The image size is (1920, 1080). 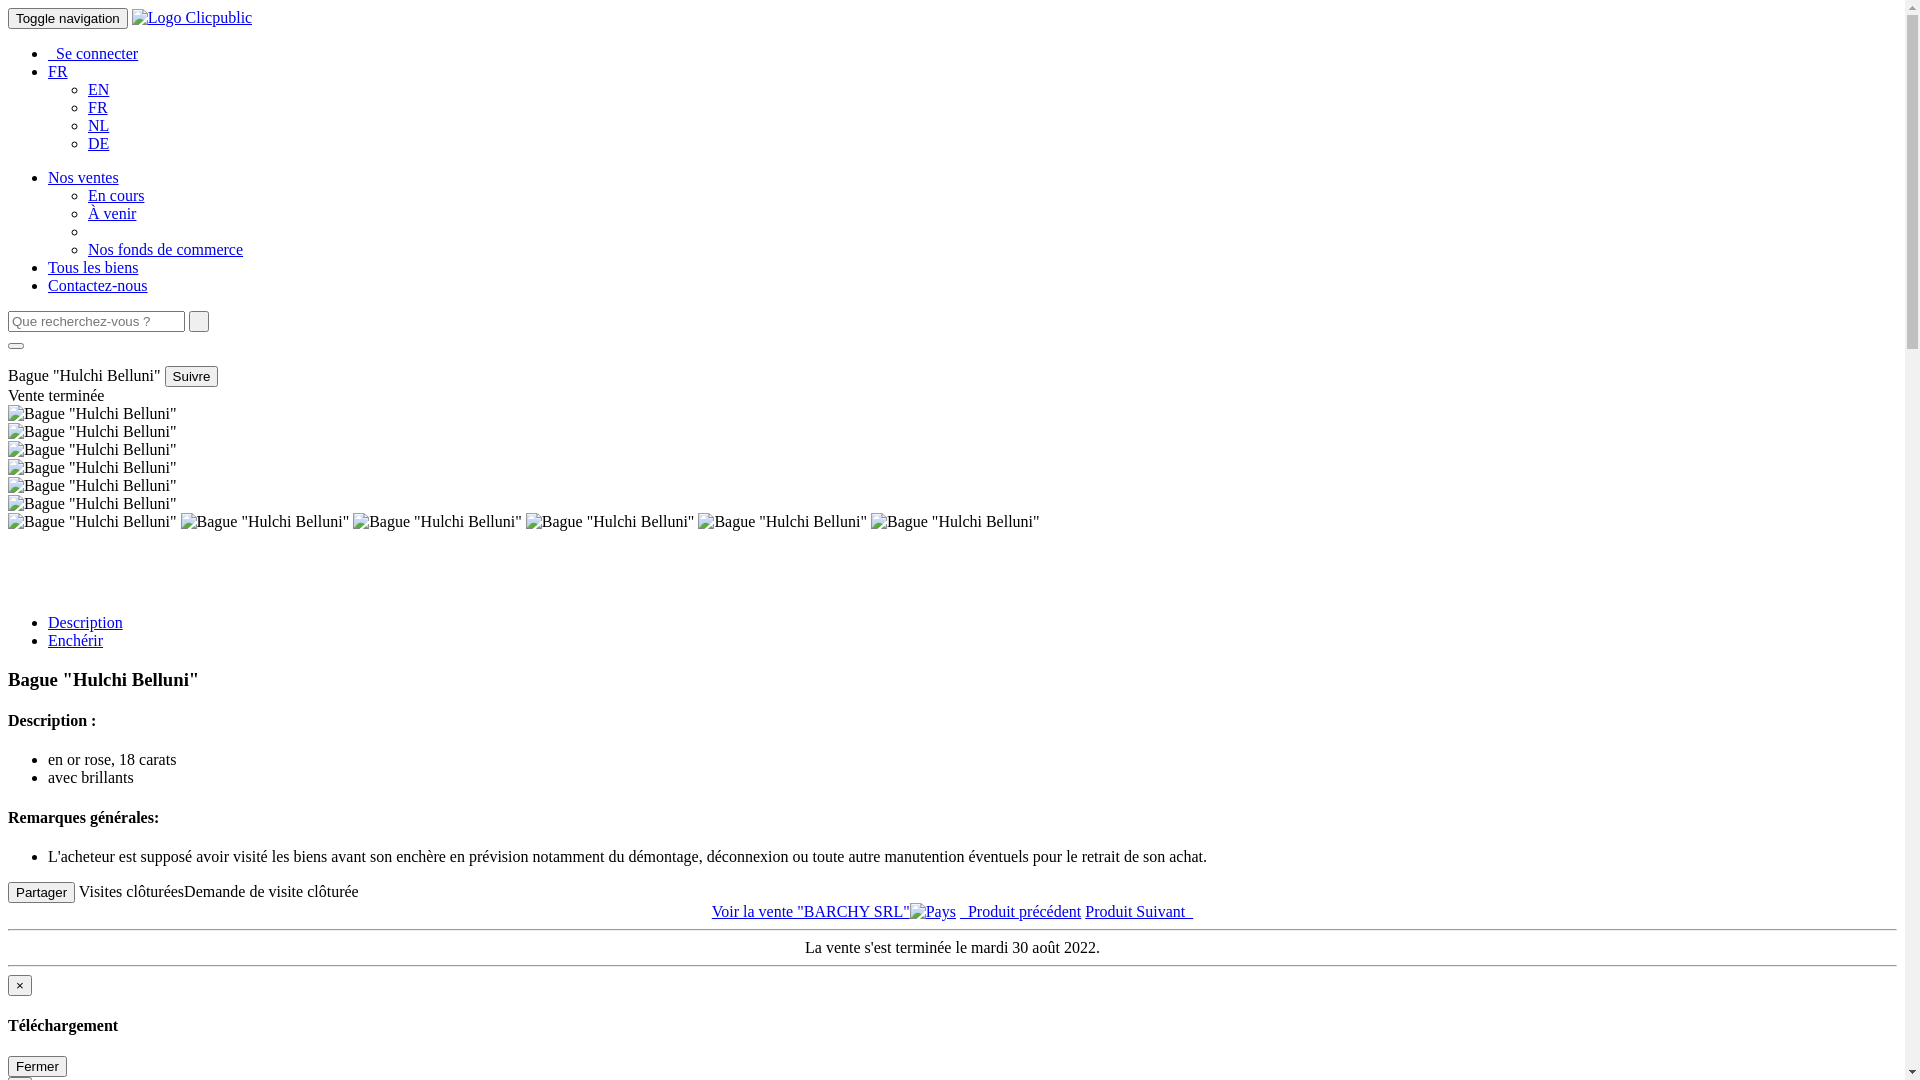 I want to click on 'FR', so click(x=96, y=107).